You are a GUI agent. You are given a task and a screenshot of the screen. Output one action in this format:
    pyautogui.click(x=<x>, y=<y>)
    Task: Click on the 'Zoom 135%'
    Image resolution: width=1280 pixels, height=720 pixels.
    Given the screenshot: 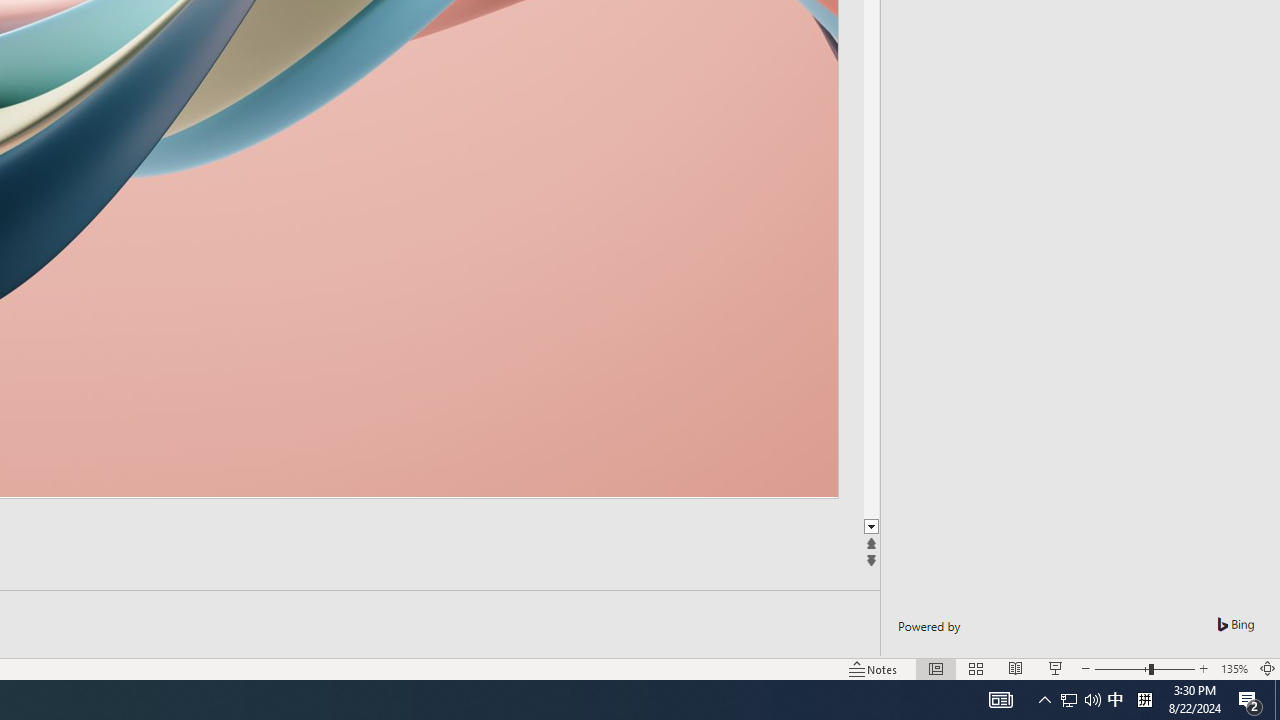 What is the action you would take?
    pyautogui.click(x=1233, y=669)
    